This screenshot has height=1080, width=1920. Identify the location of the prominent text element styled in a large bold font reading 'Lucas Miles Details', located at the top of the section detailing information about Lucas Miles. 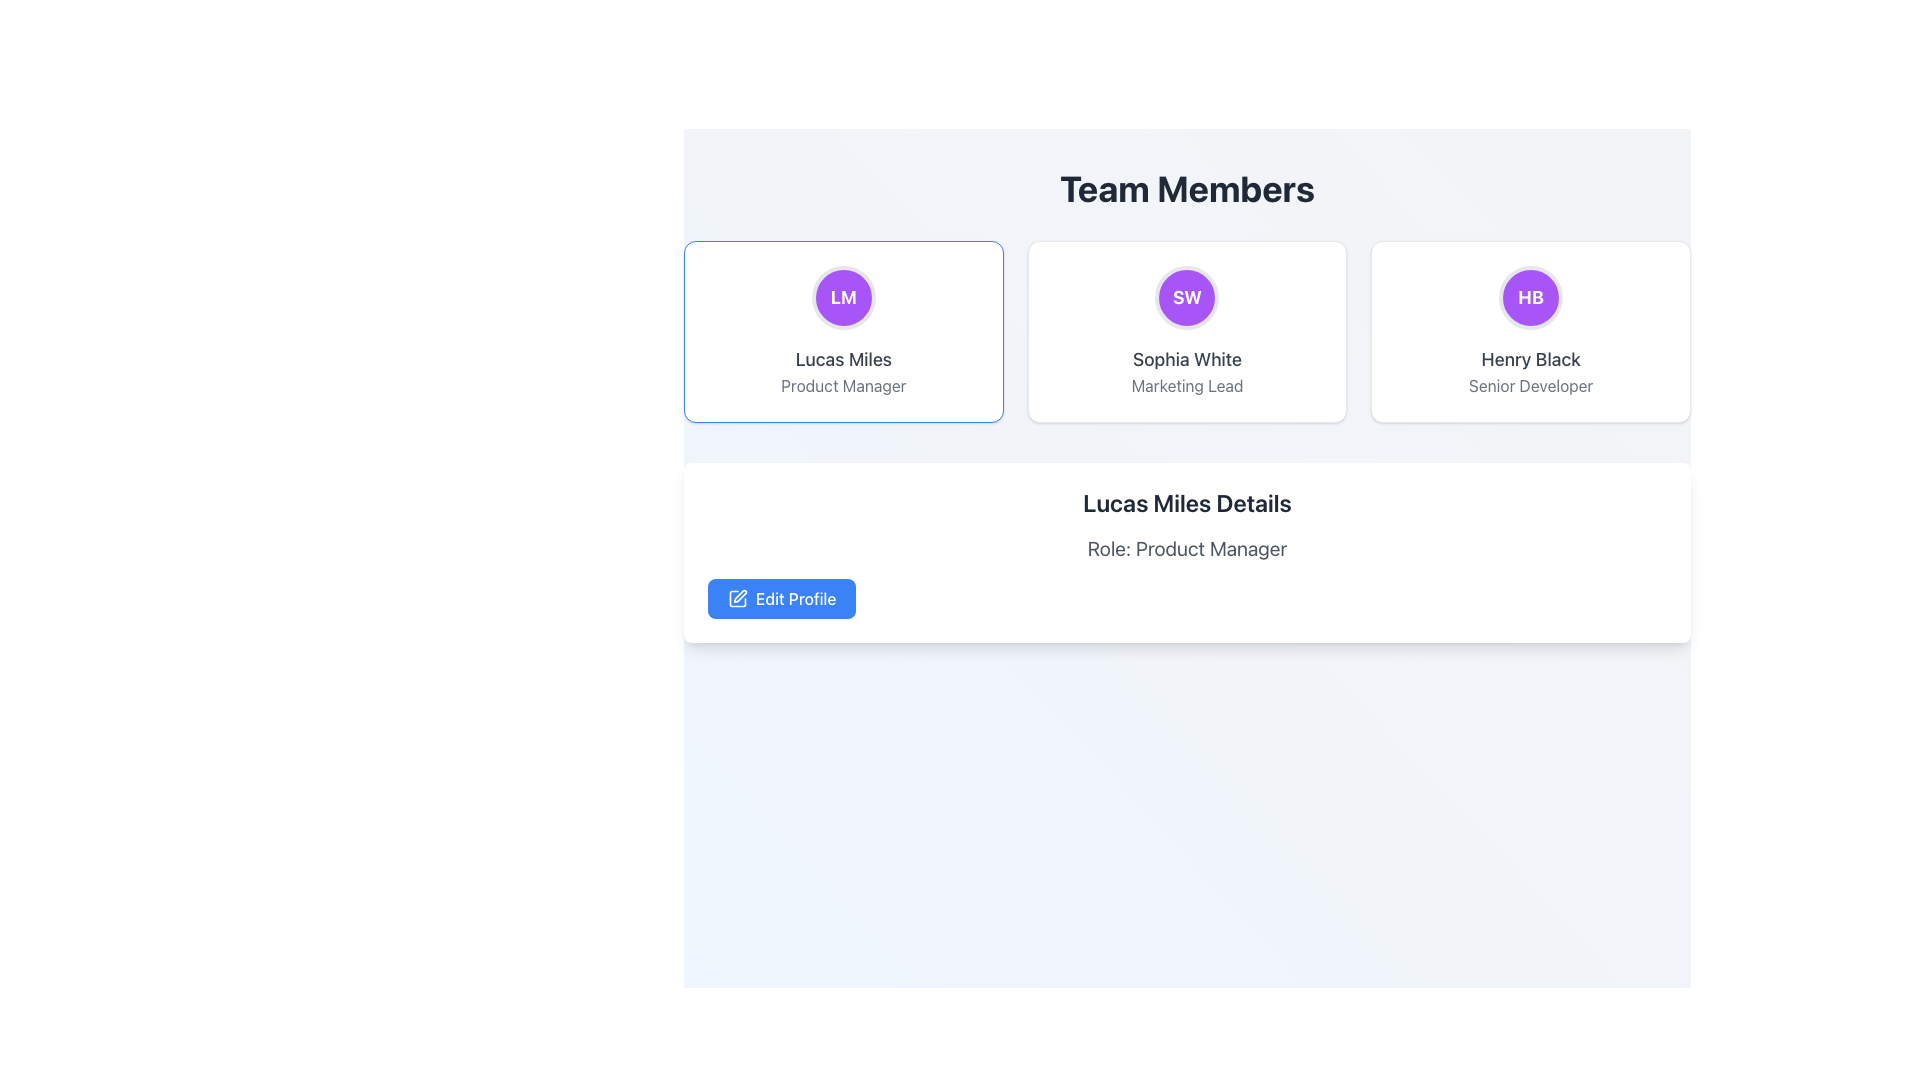
(1187, 501).